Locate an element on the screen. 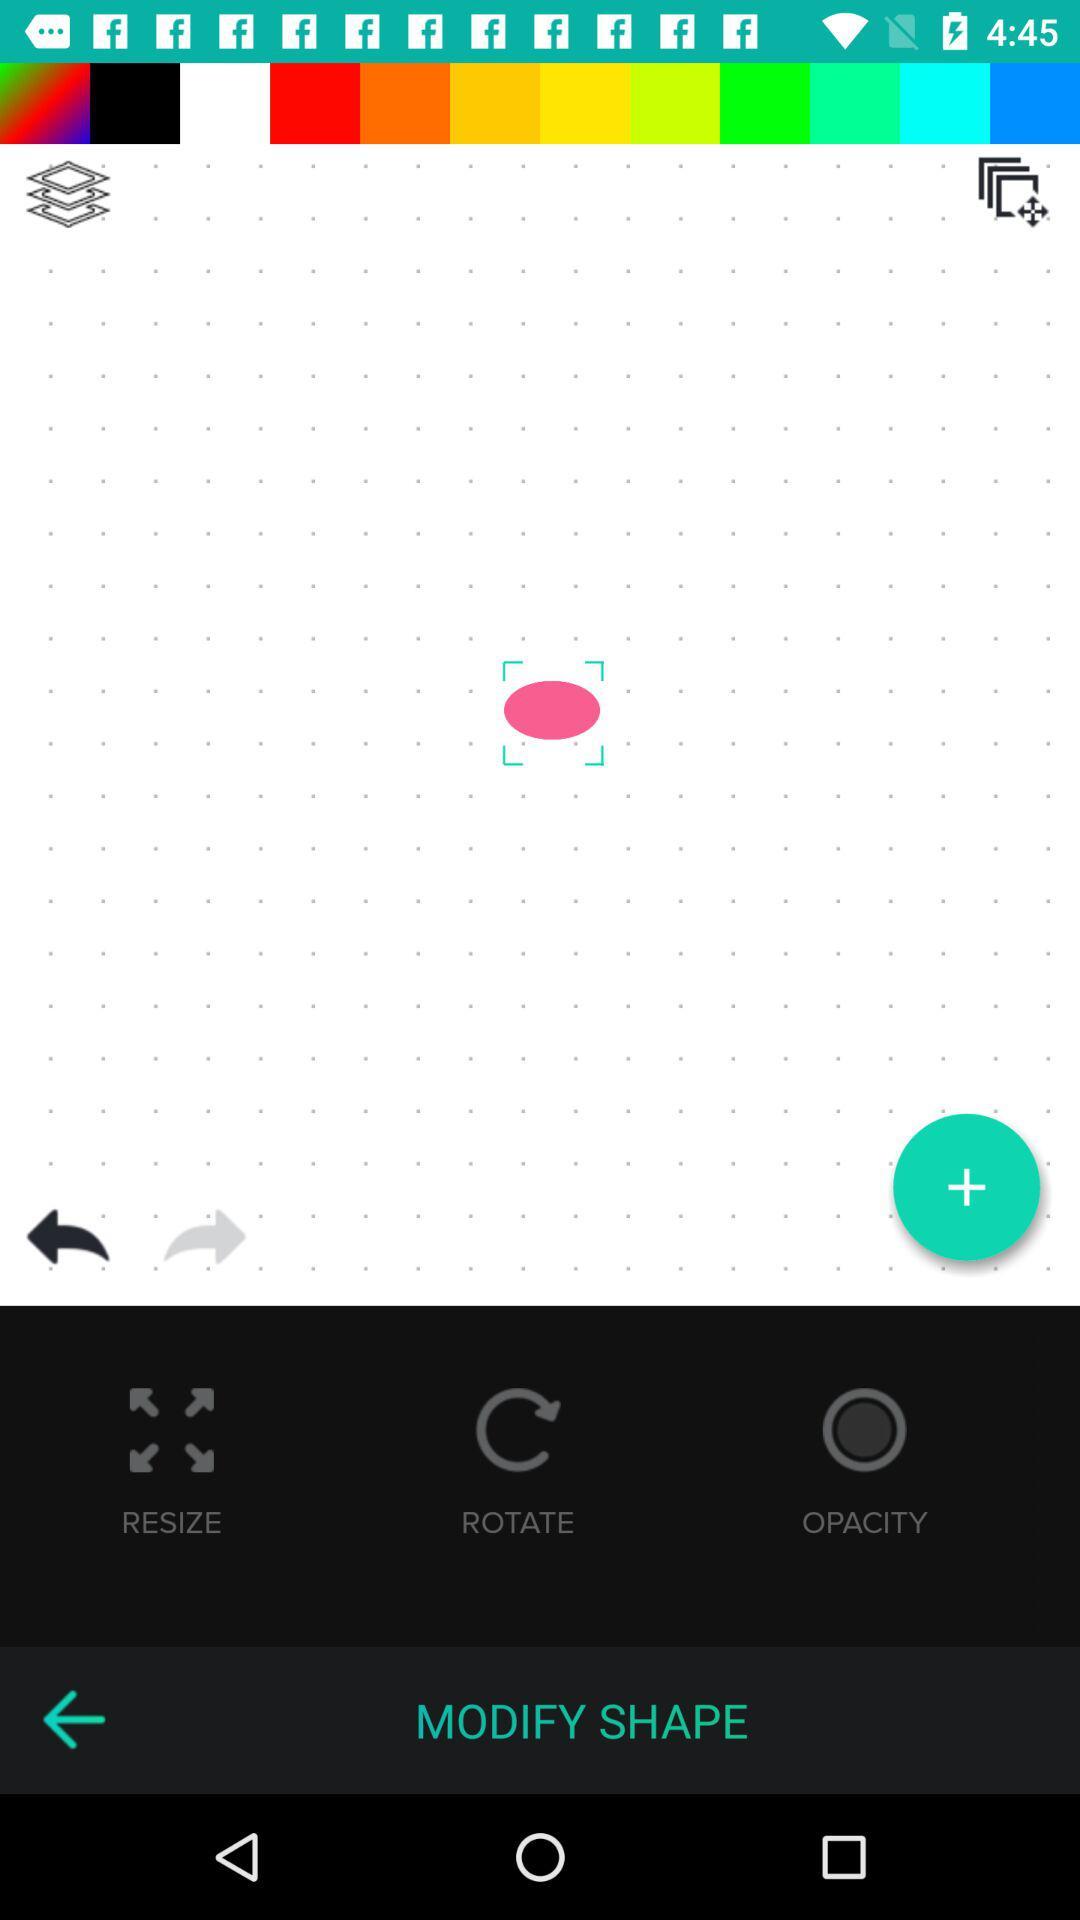 The image size is (1080, 1920). go back is located at coordinates (67, 1236).